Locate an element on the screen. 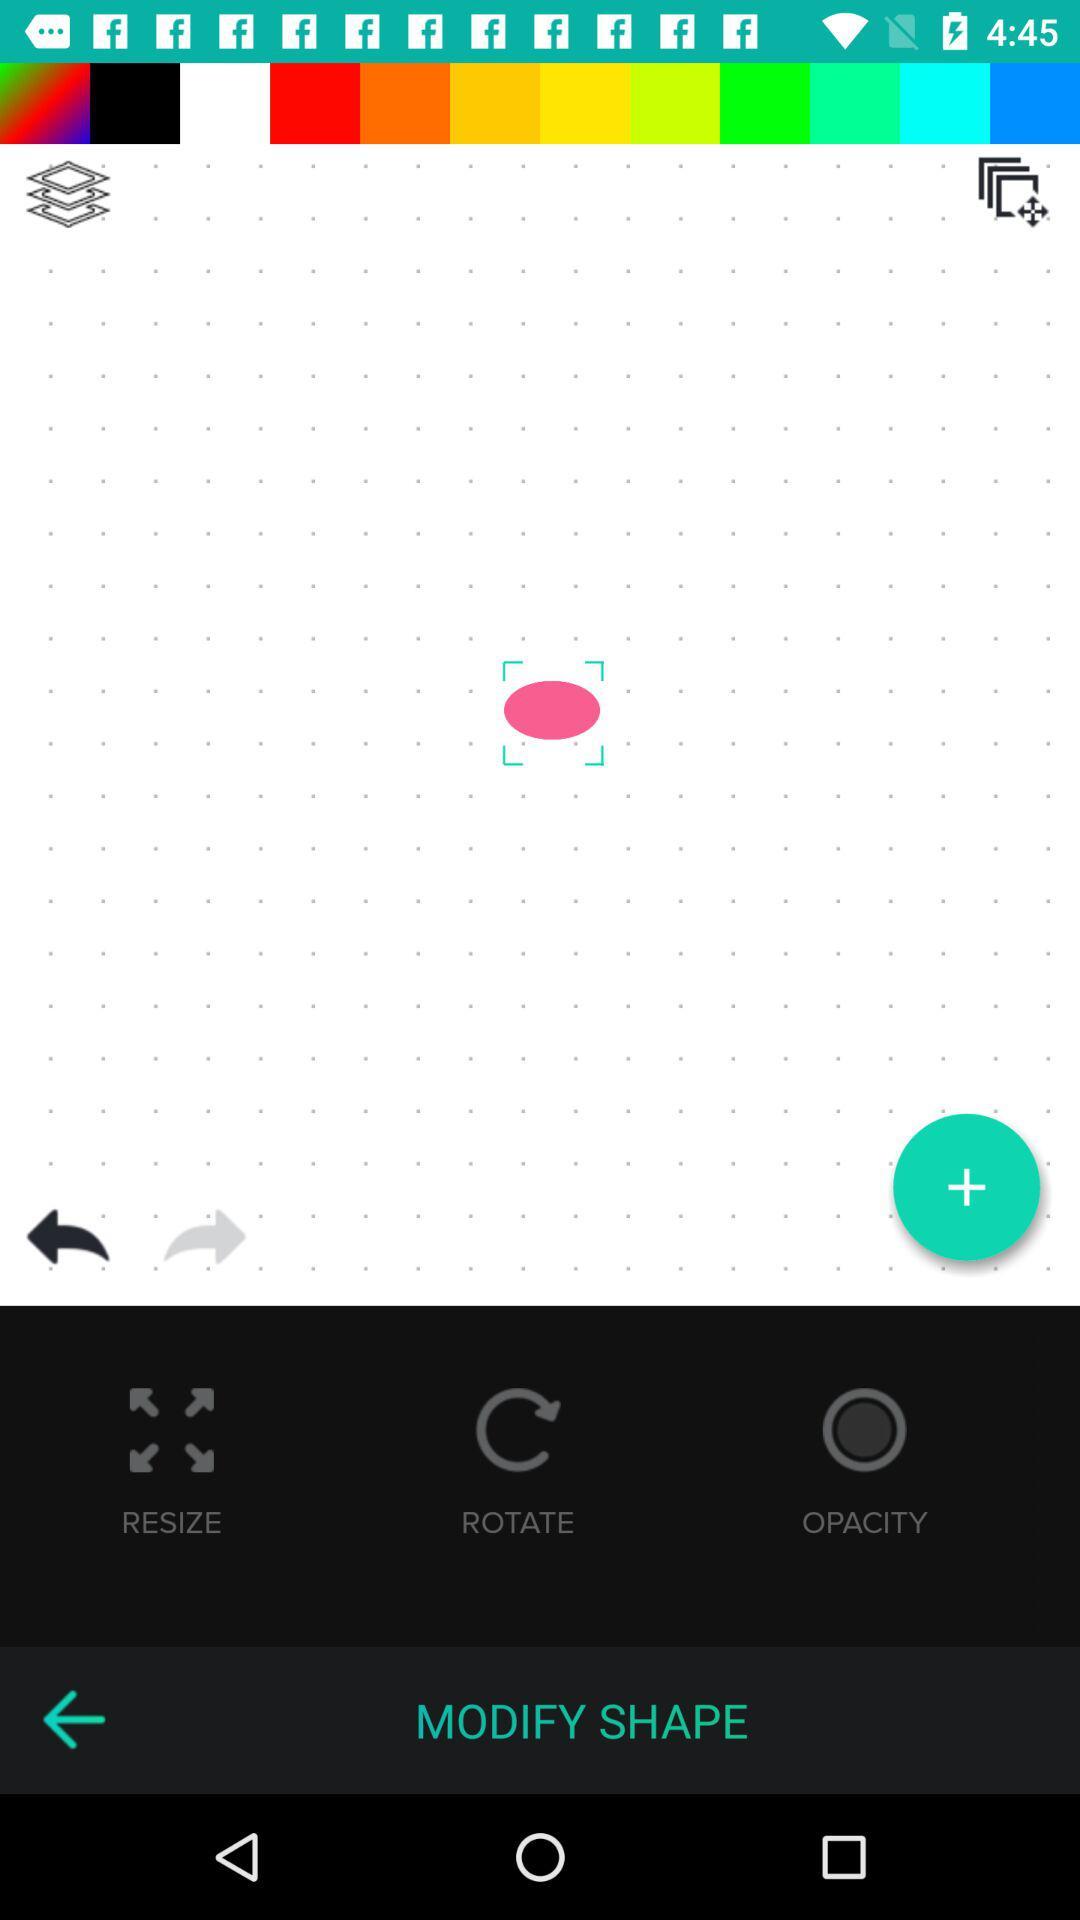 The image size is (1080, 1920). go back is located at coordinates (67, 1236).